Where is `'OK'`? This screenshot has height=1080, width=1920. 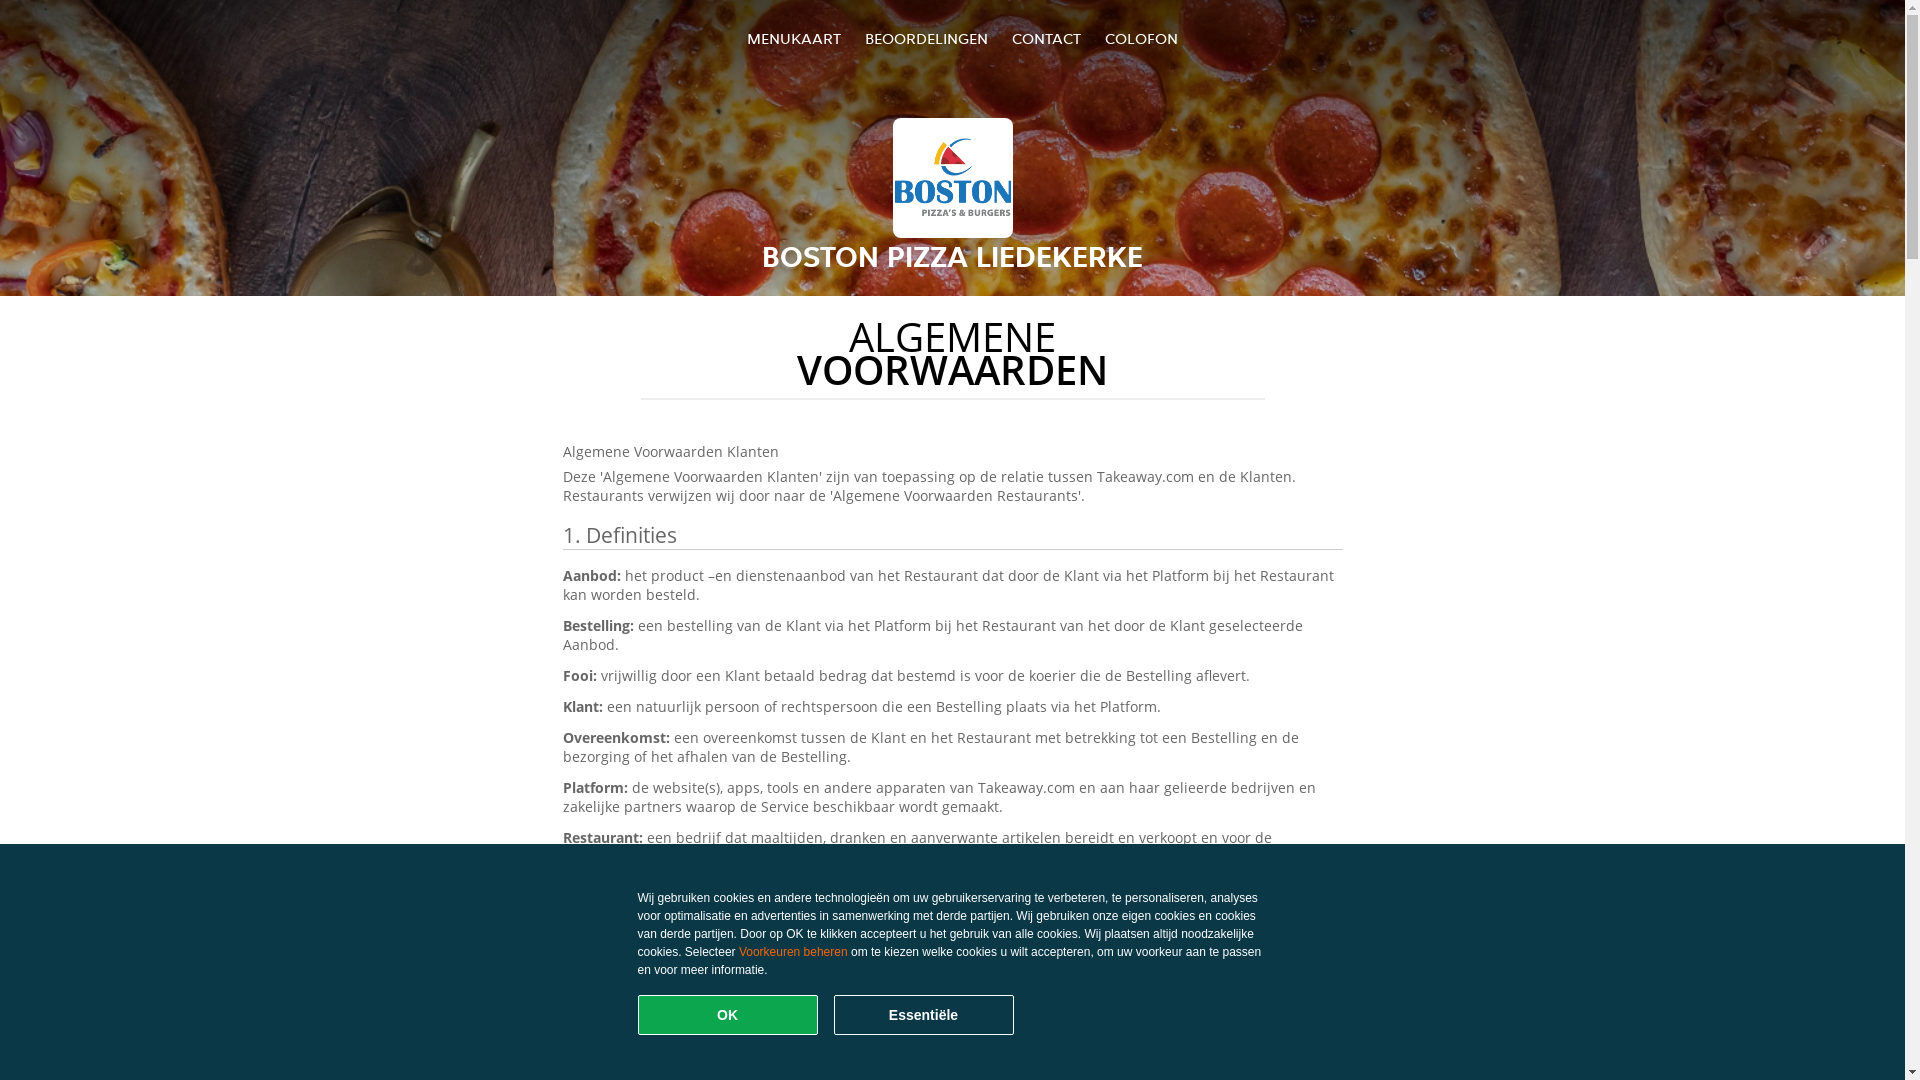 'OK' is located at coordinates (727, 1014).